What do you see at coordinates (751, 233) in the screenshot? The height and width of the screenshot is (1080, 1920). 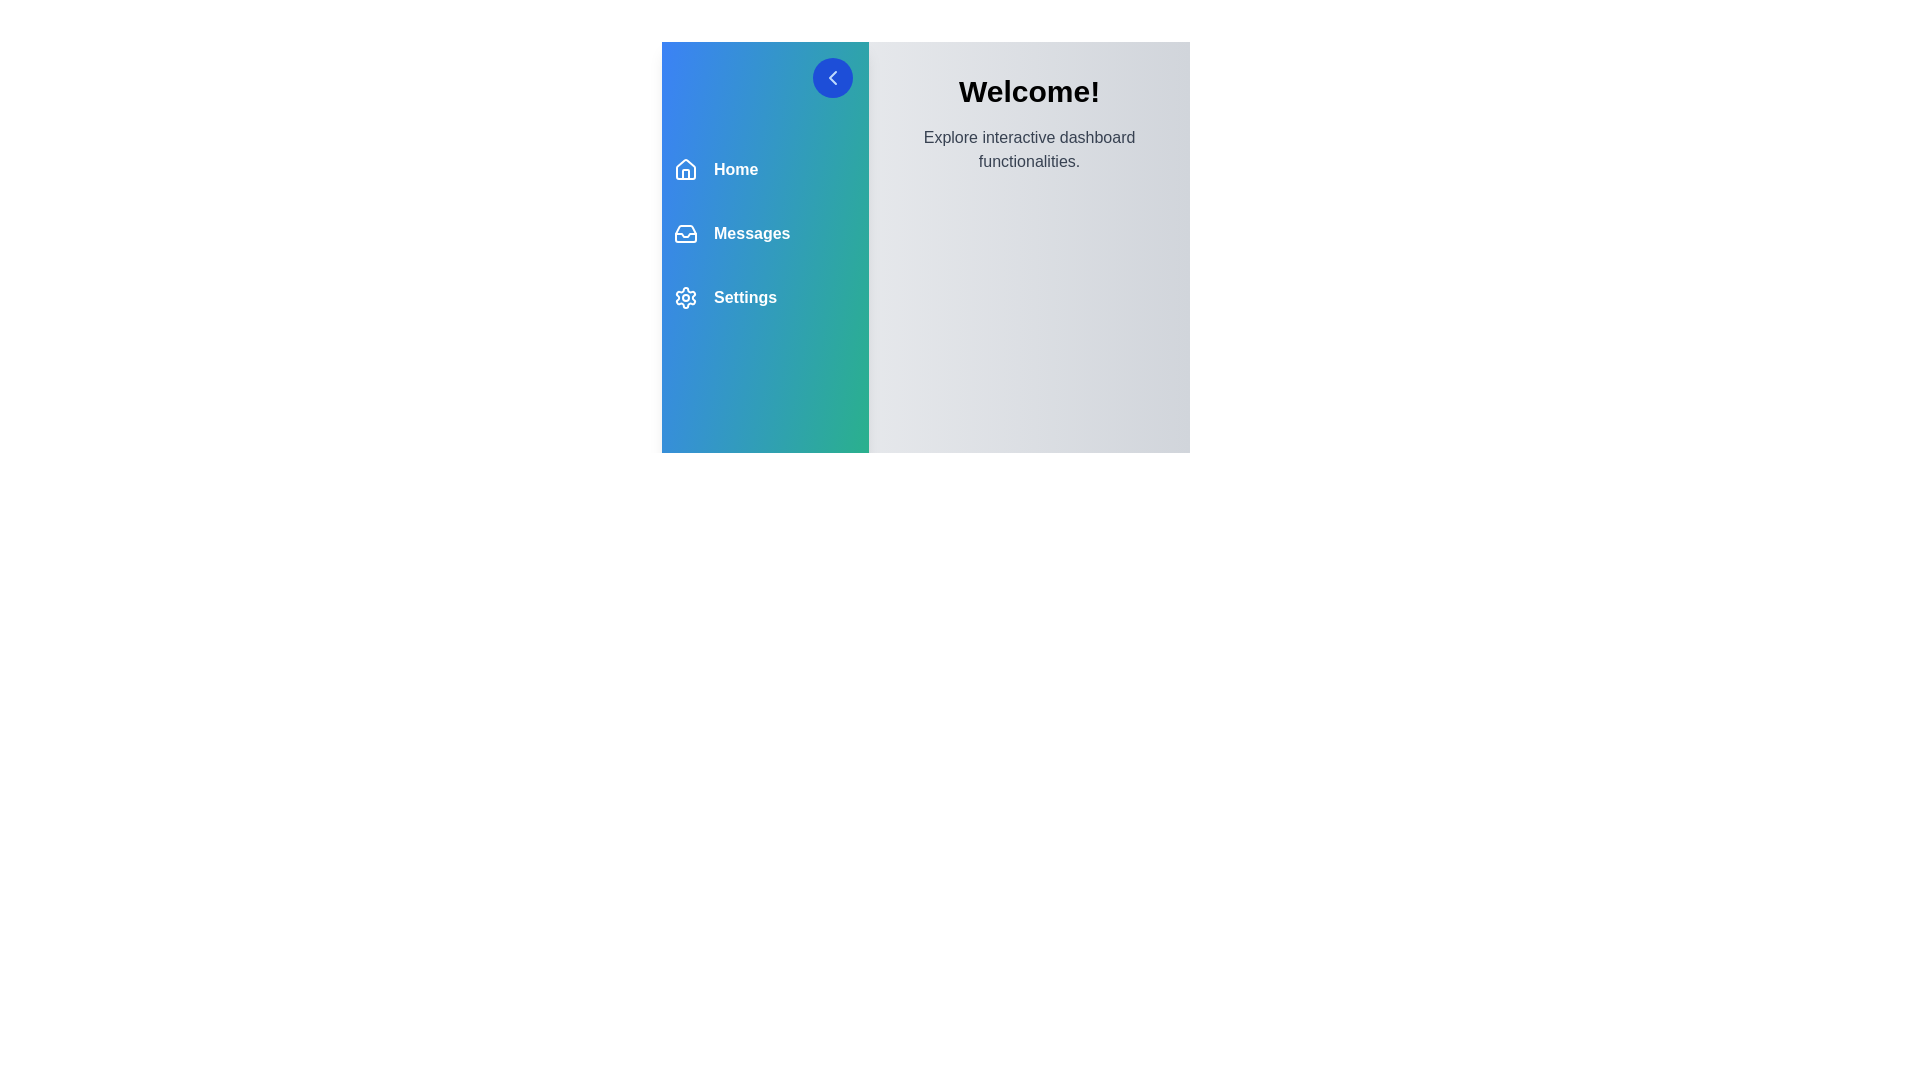 I see `'Messages' navigation label located in the vertical sidebar, which is the second item in the menu list, positioned beneath 'Home' and above 'Settings'` at bounding box center [751, 233].